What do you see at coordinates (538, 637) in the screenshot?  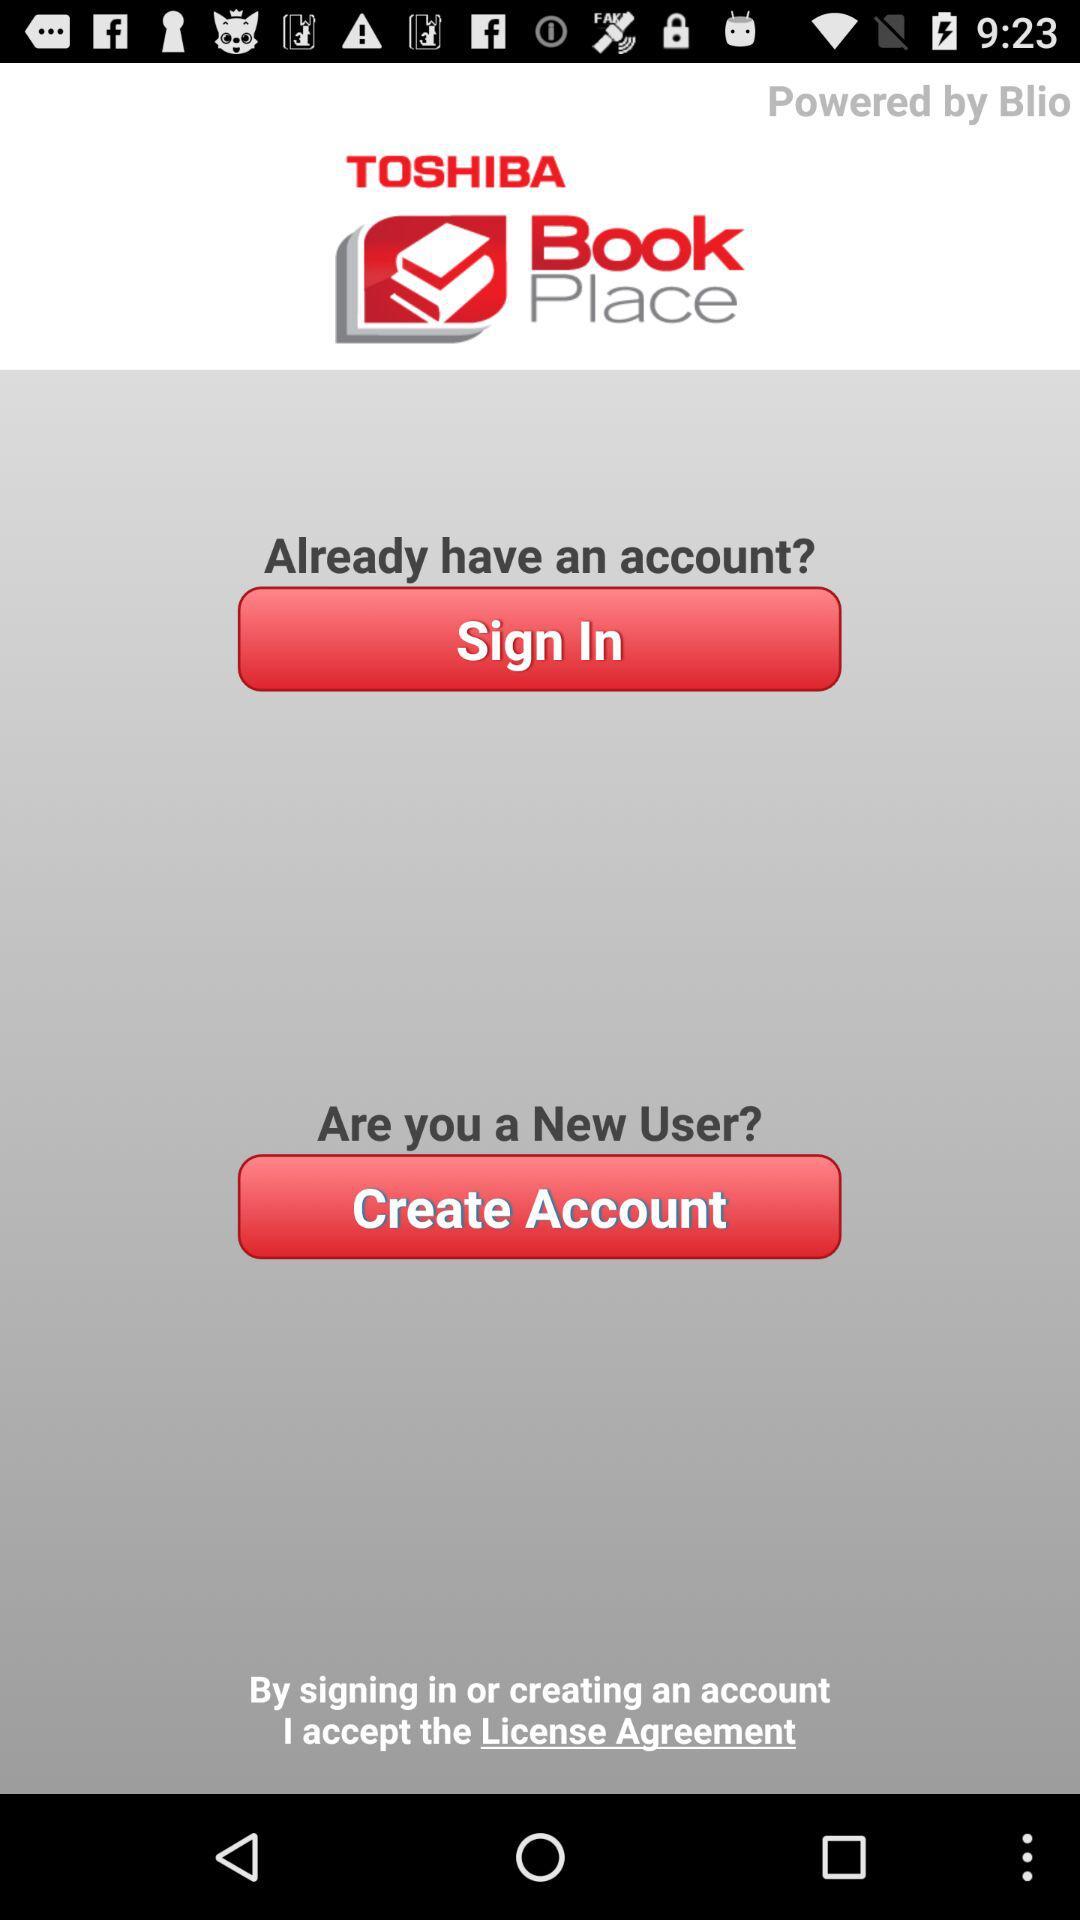 I see `the sign in item` at bounding box center [538, 637].